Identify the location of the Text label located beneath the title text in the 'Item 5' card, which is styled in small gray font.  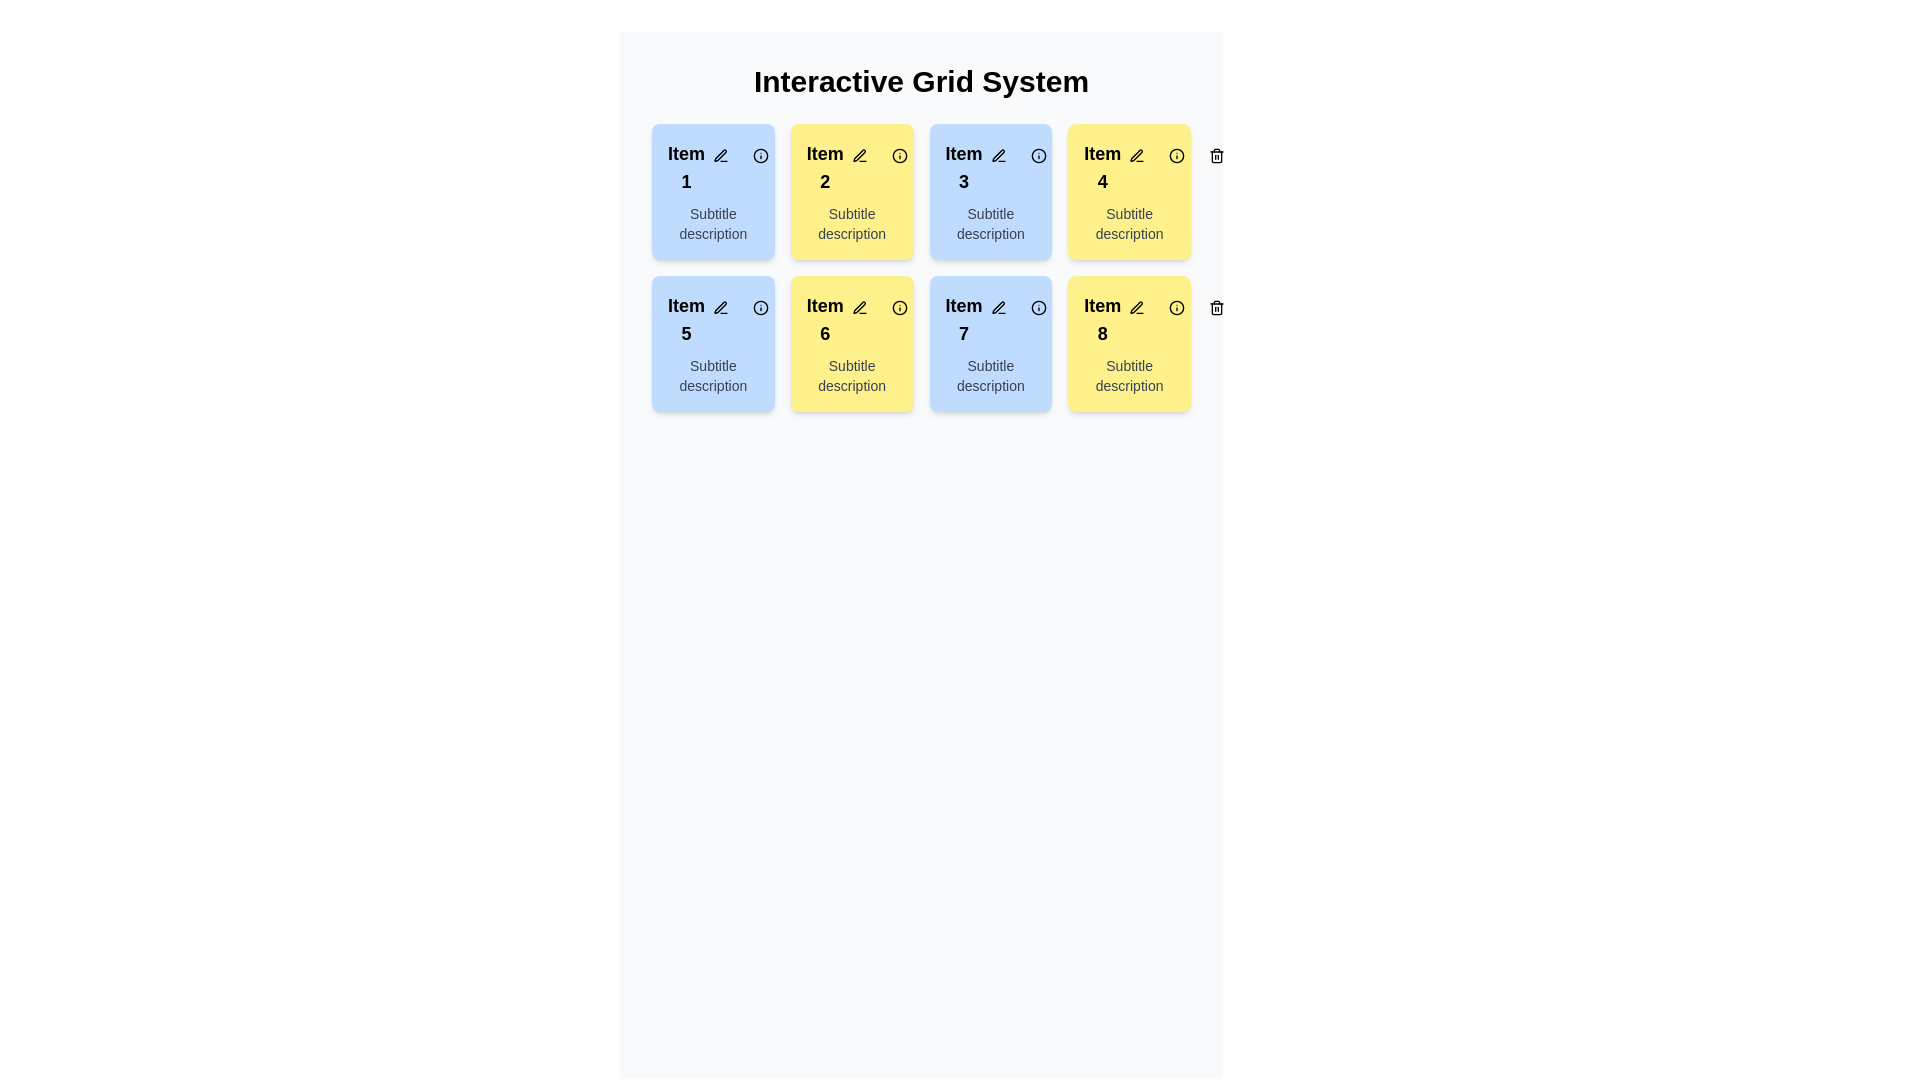
(713, 375).